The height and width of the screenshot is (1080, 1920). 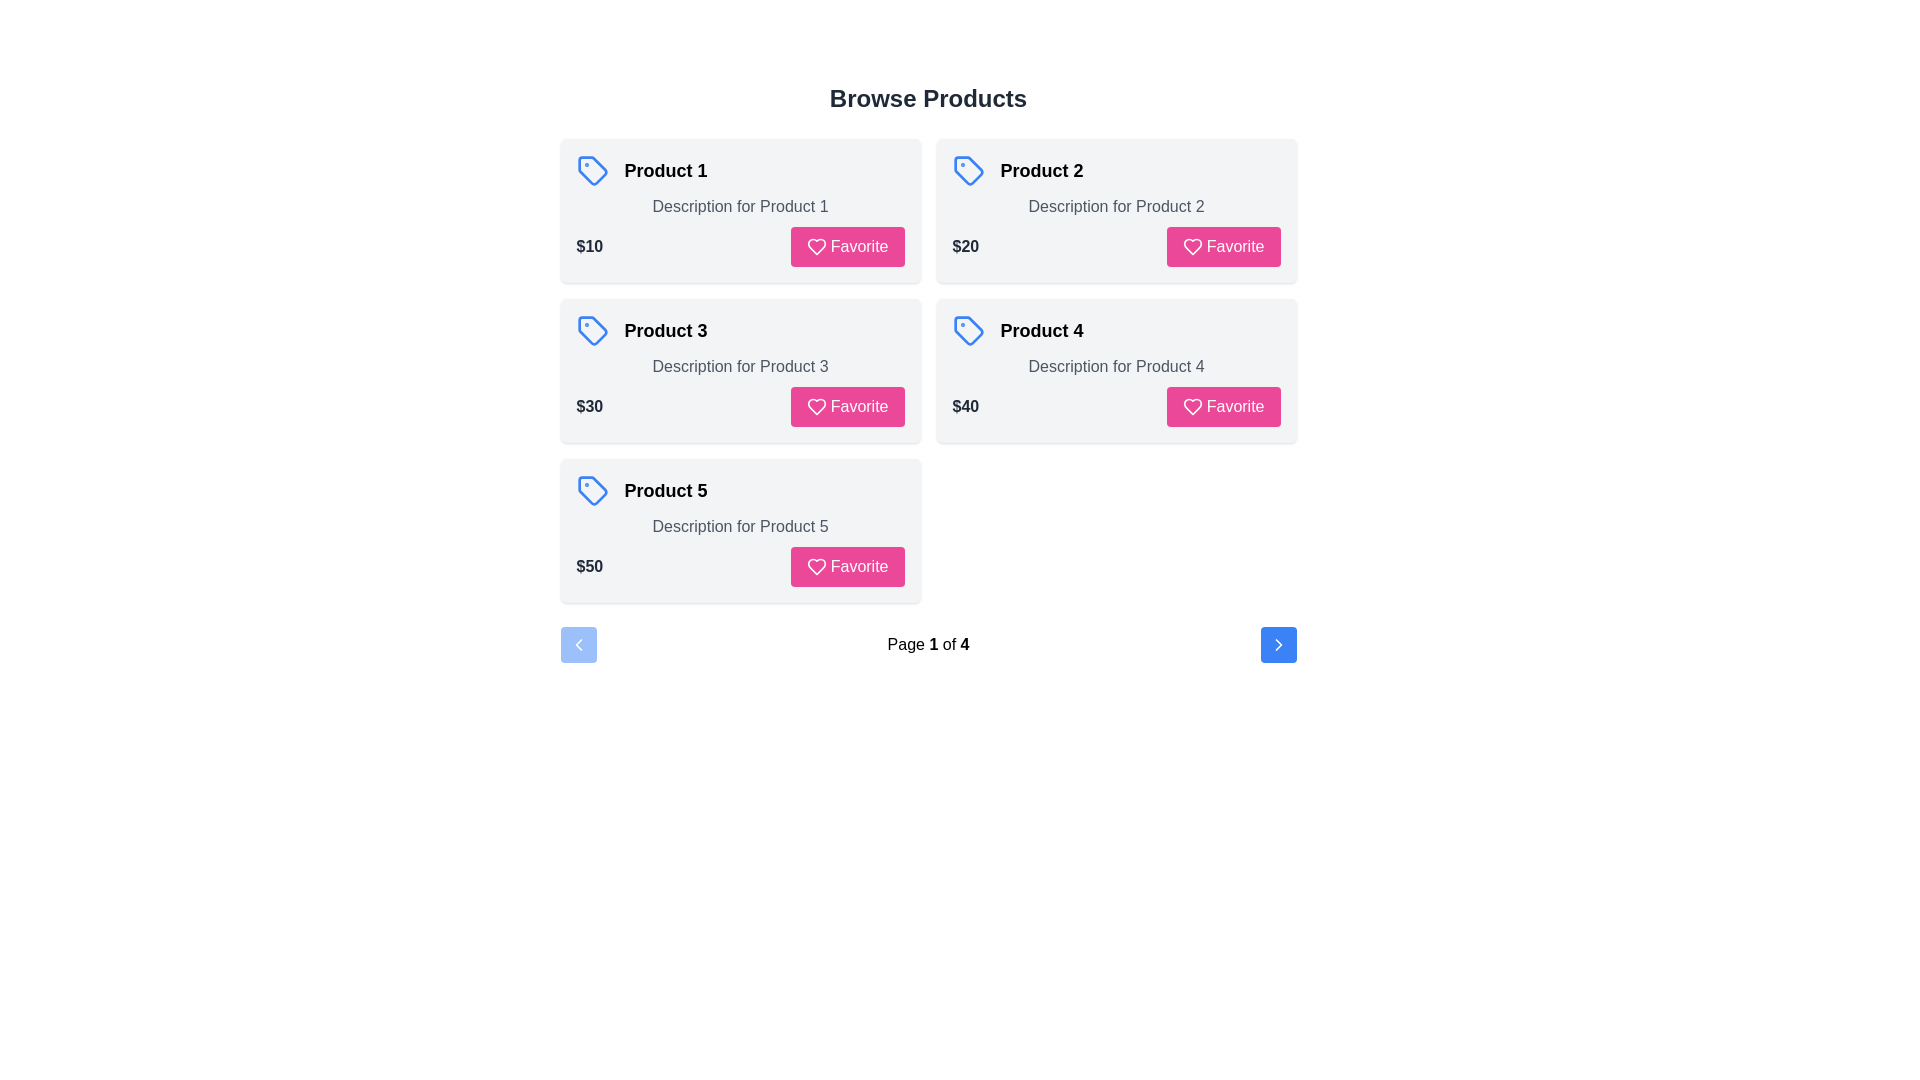 What do you see at coordinates (968, 330) in the screenshot?
I see `the icon located in the upper-left corner of the card labeled 'Product 4', which helps categorize or label the associated product` at bounding box center [968, 330].